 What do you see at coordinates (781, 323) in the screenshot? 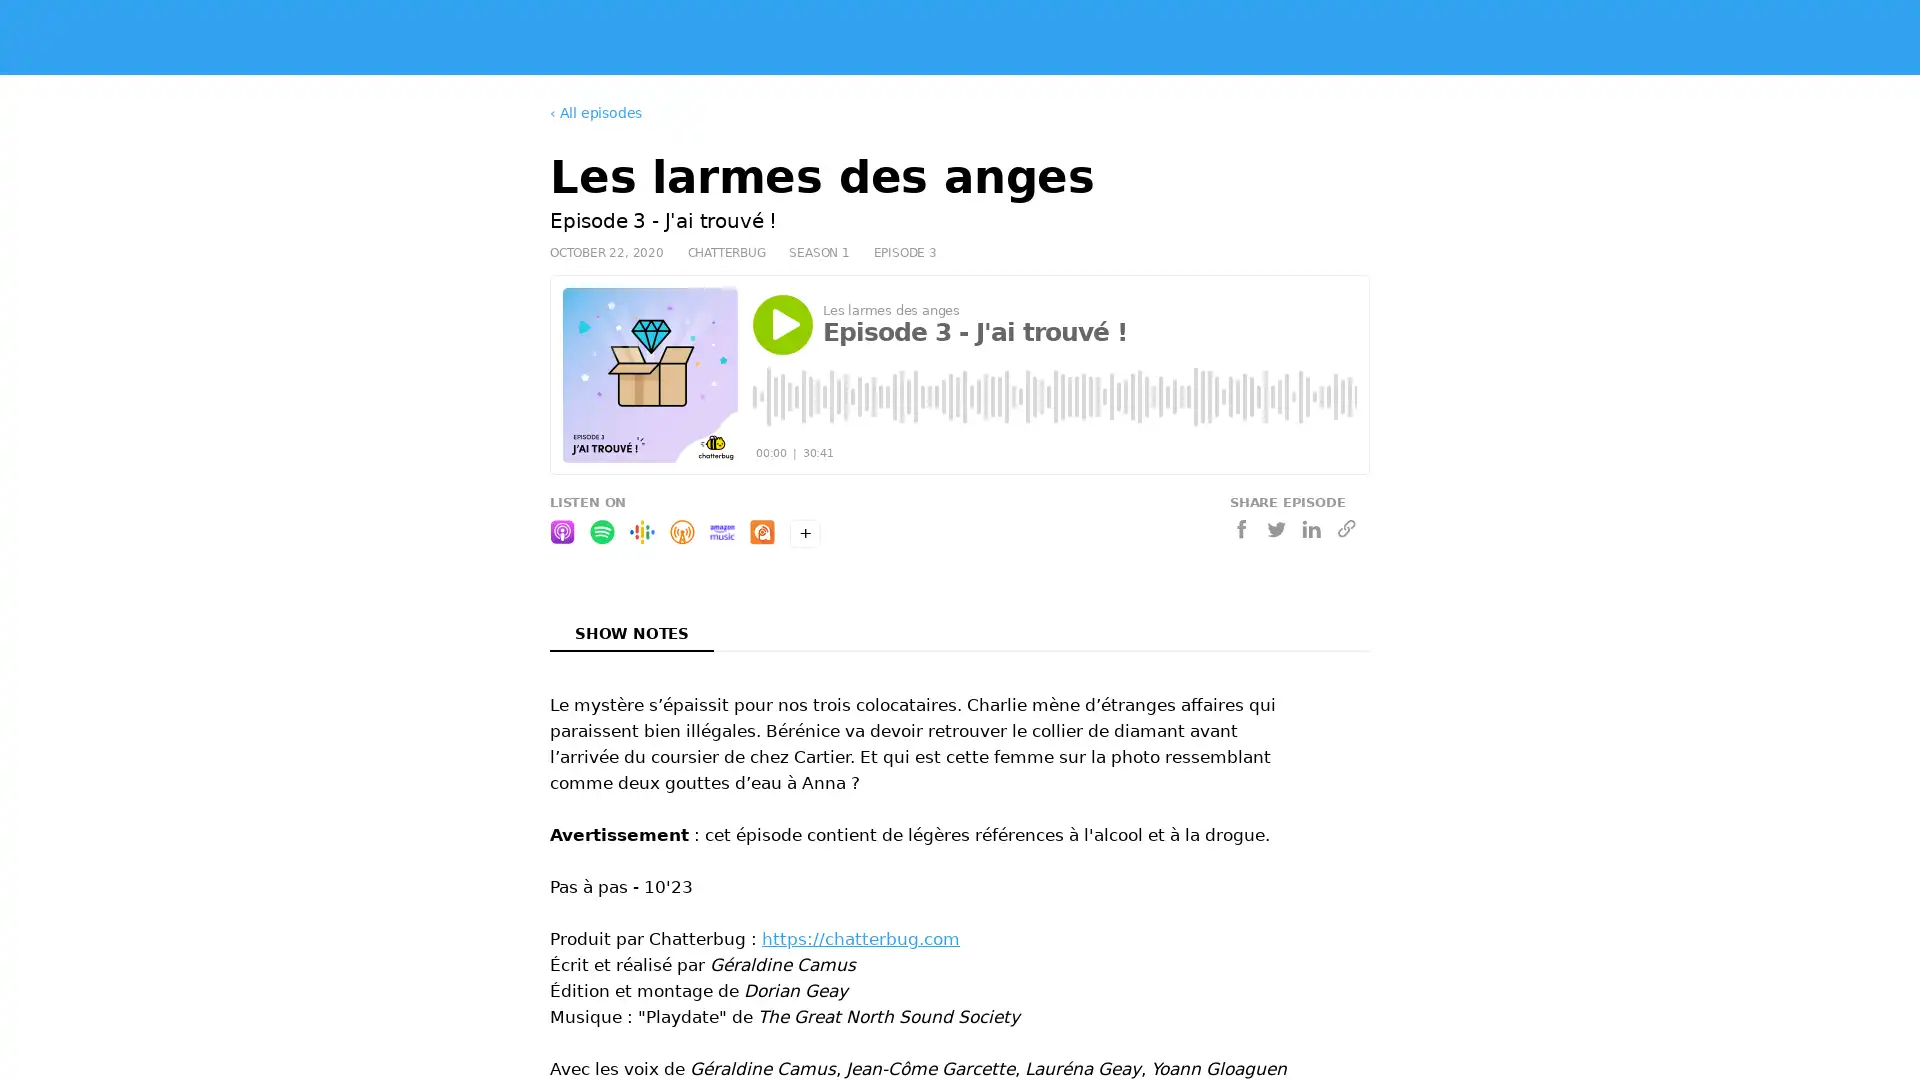
I see `Play` at bounding box center [781, 323].